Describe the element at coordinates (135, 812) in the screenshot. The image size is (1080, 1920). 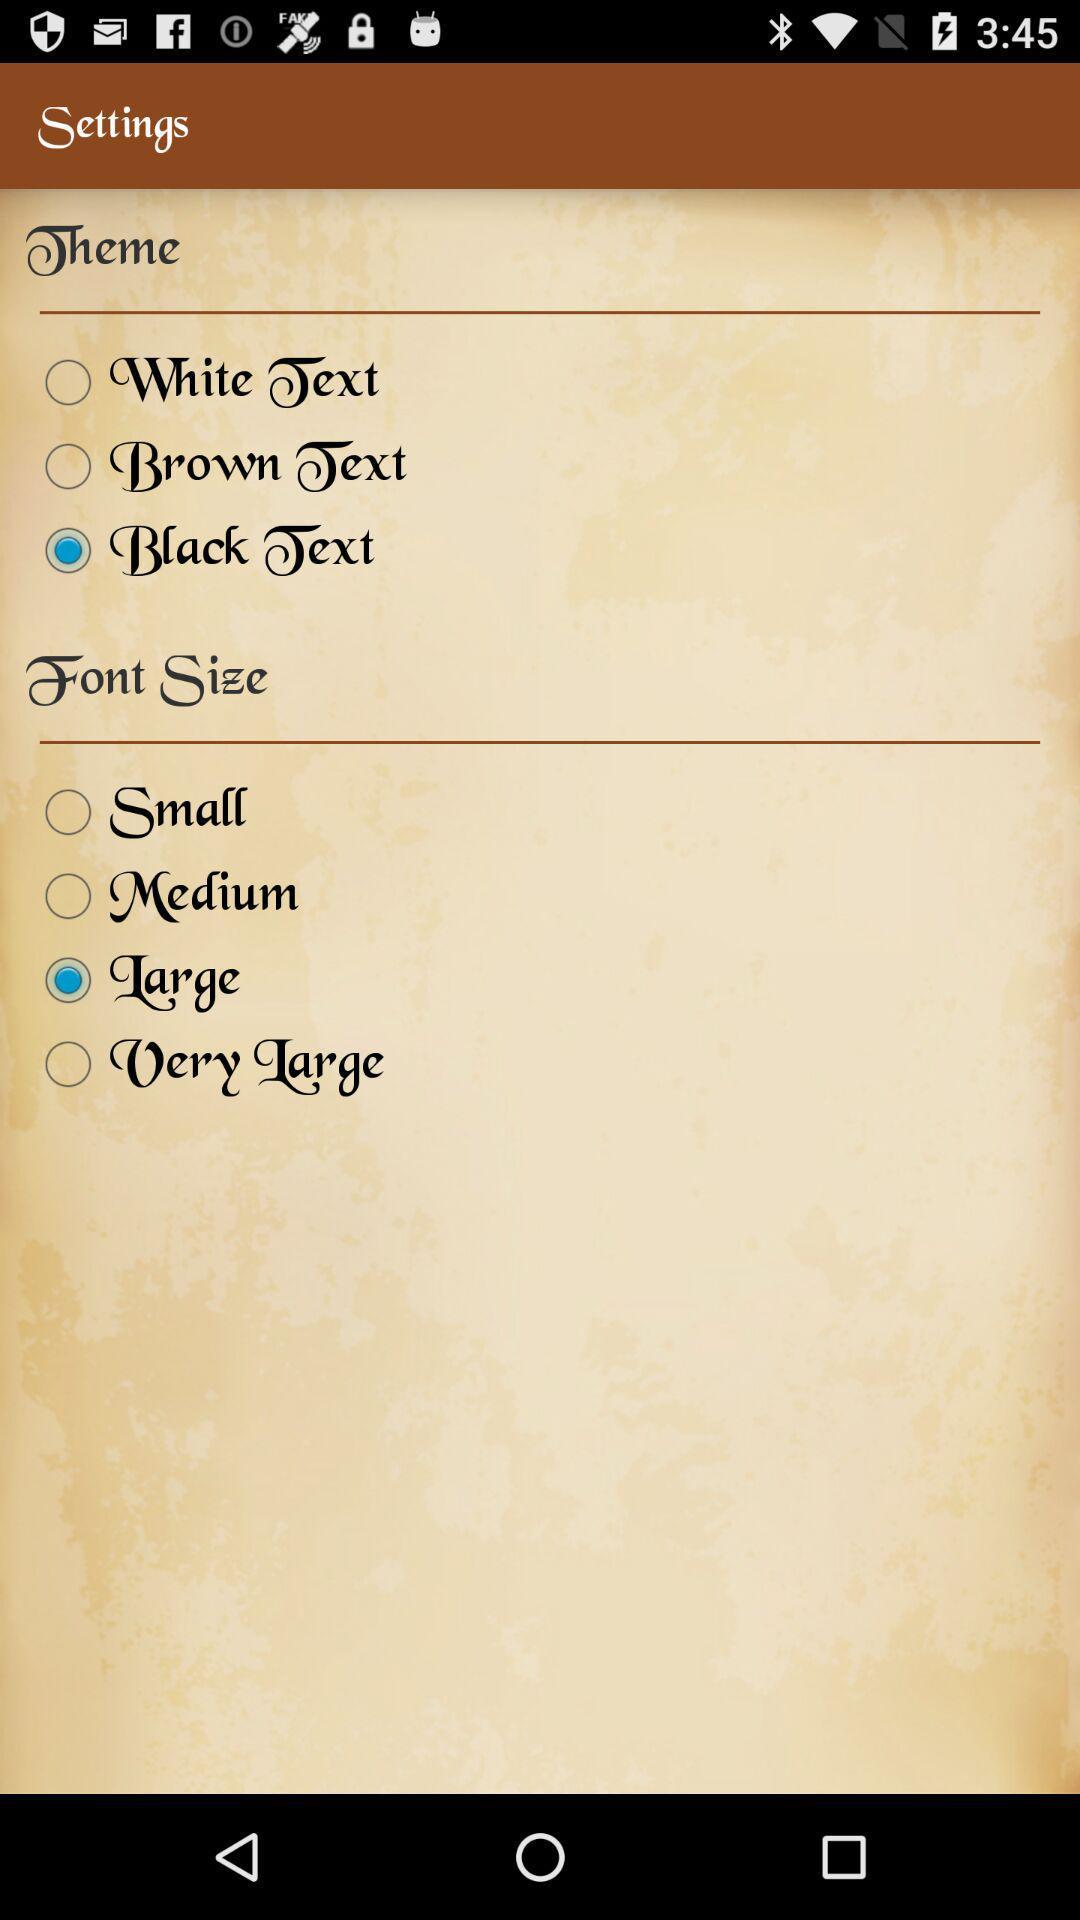
I see `small item` at that location.